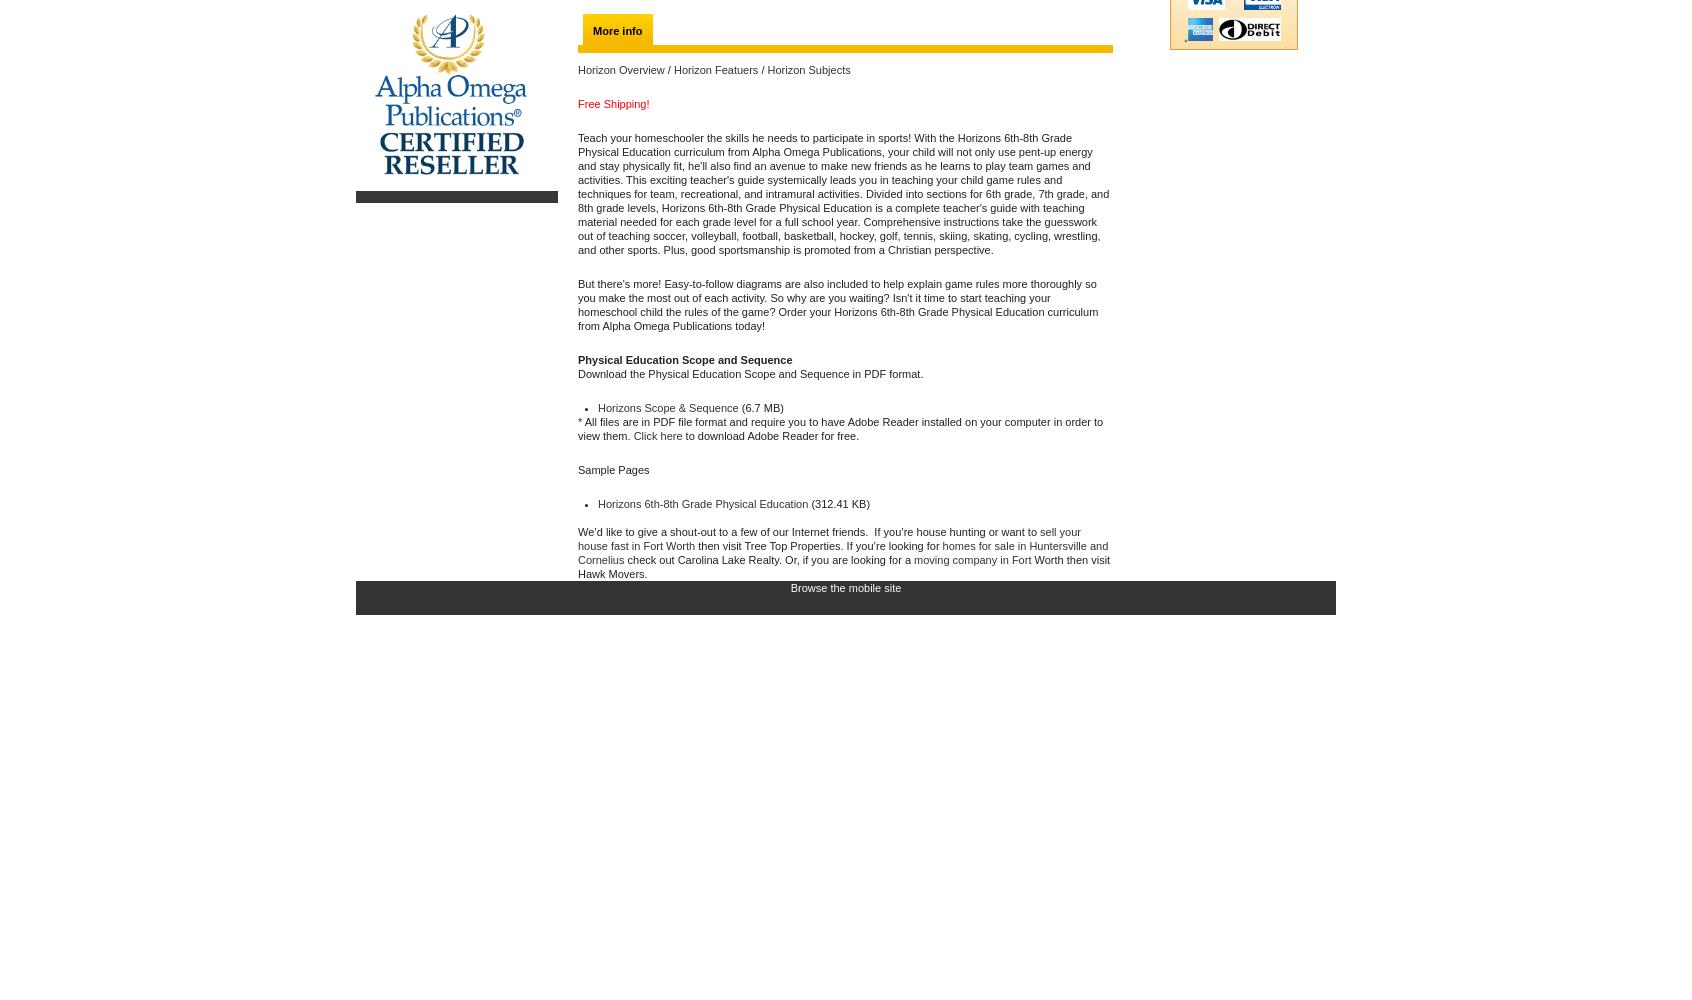 The image size is (1692, 1000). What do you see at coordinates (842, 553) in the screenshot?
I see `'homes for sale in Huntersville and Cornelius'` at bounding box center [842, 553].